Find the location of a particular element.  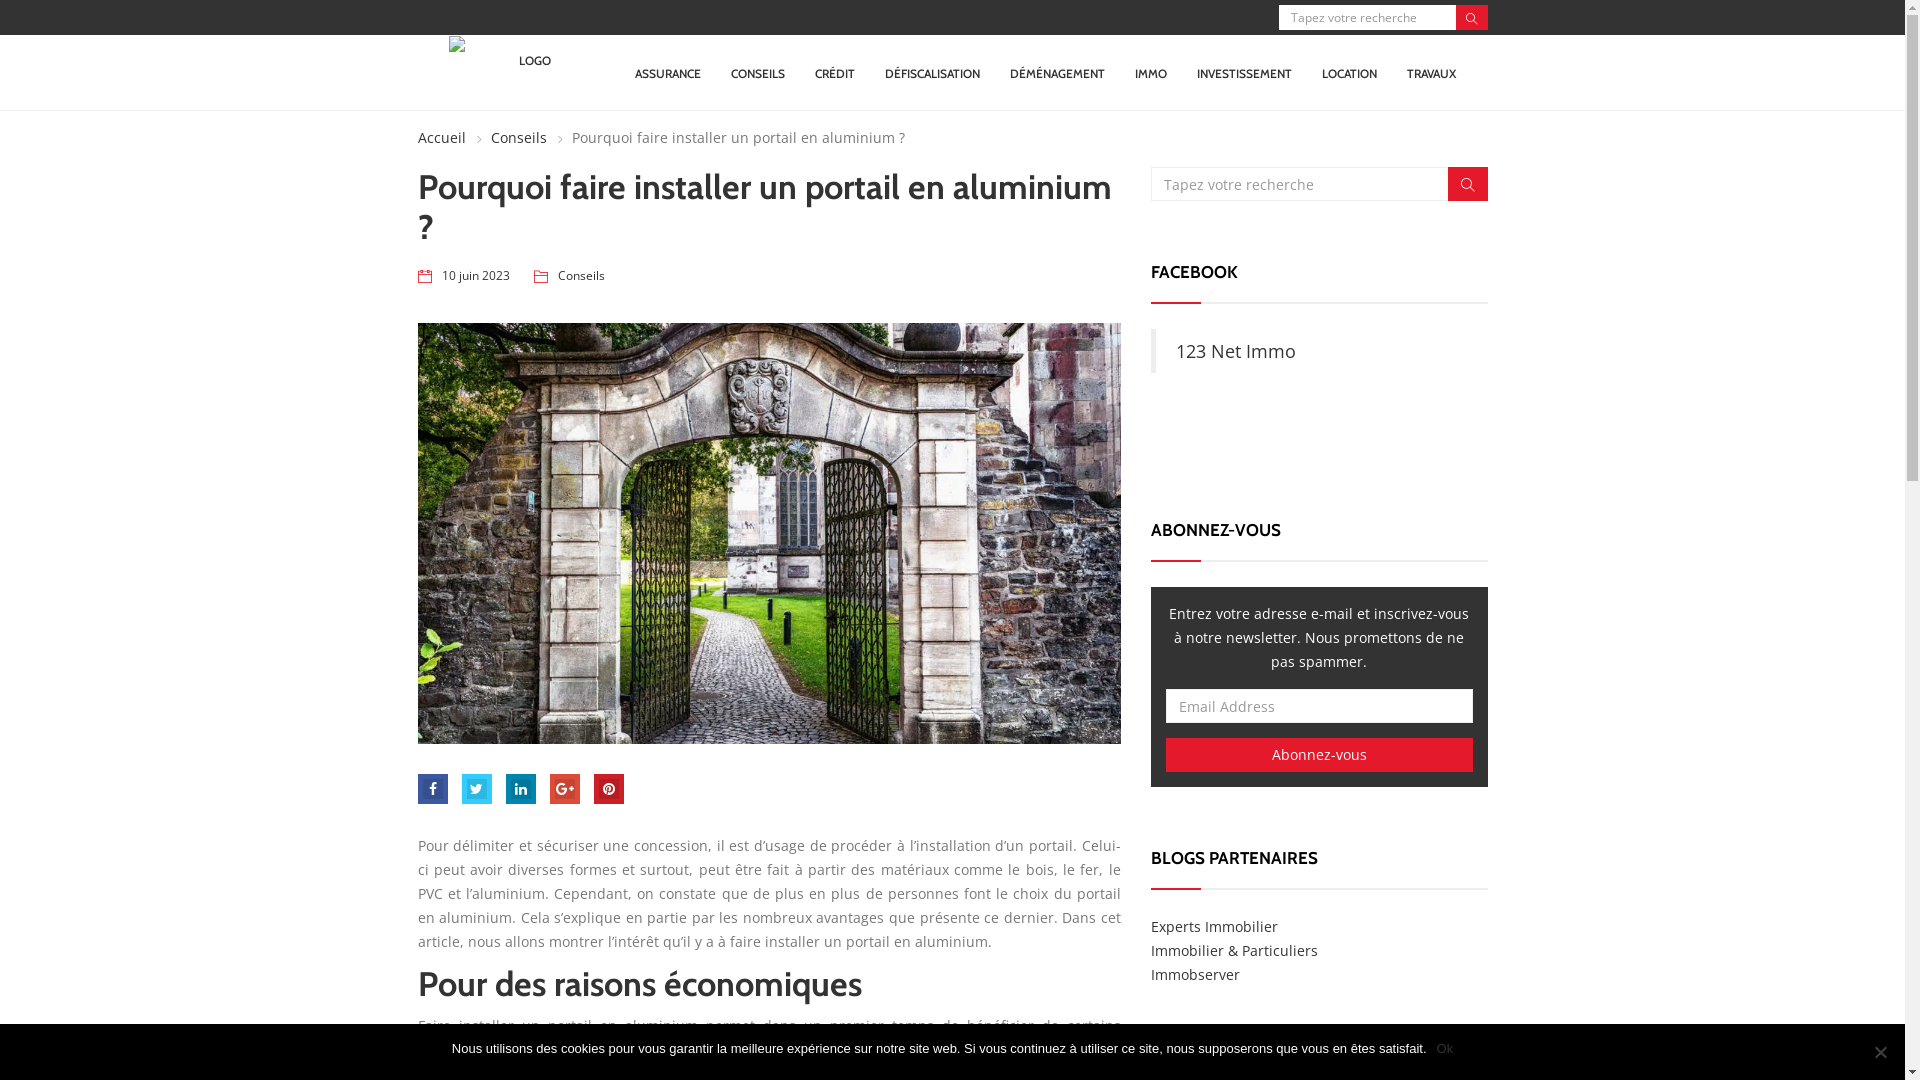

'Accueil' is located at coordinates (440, 137).